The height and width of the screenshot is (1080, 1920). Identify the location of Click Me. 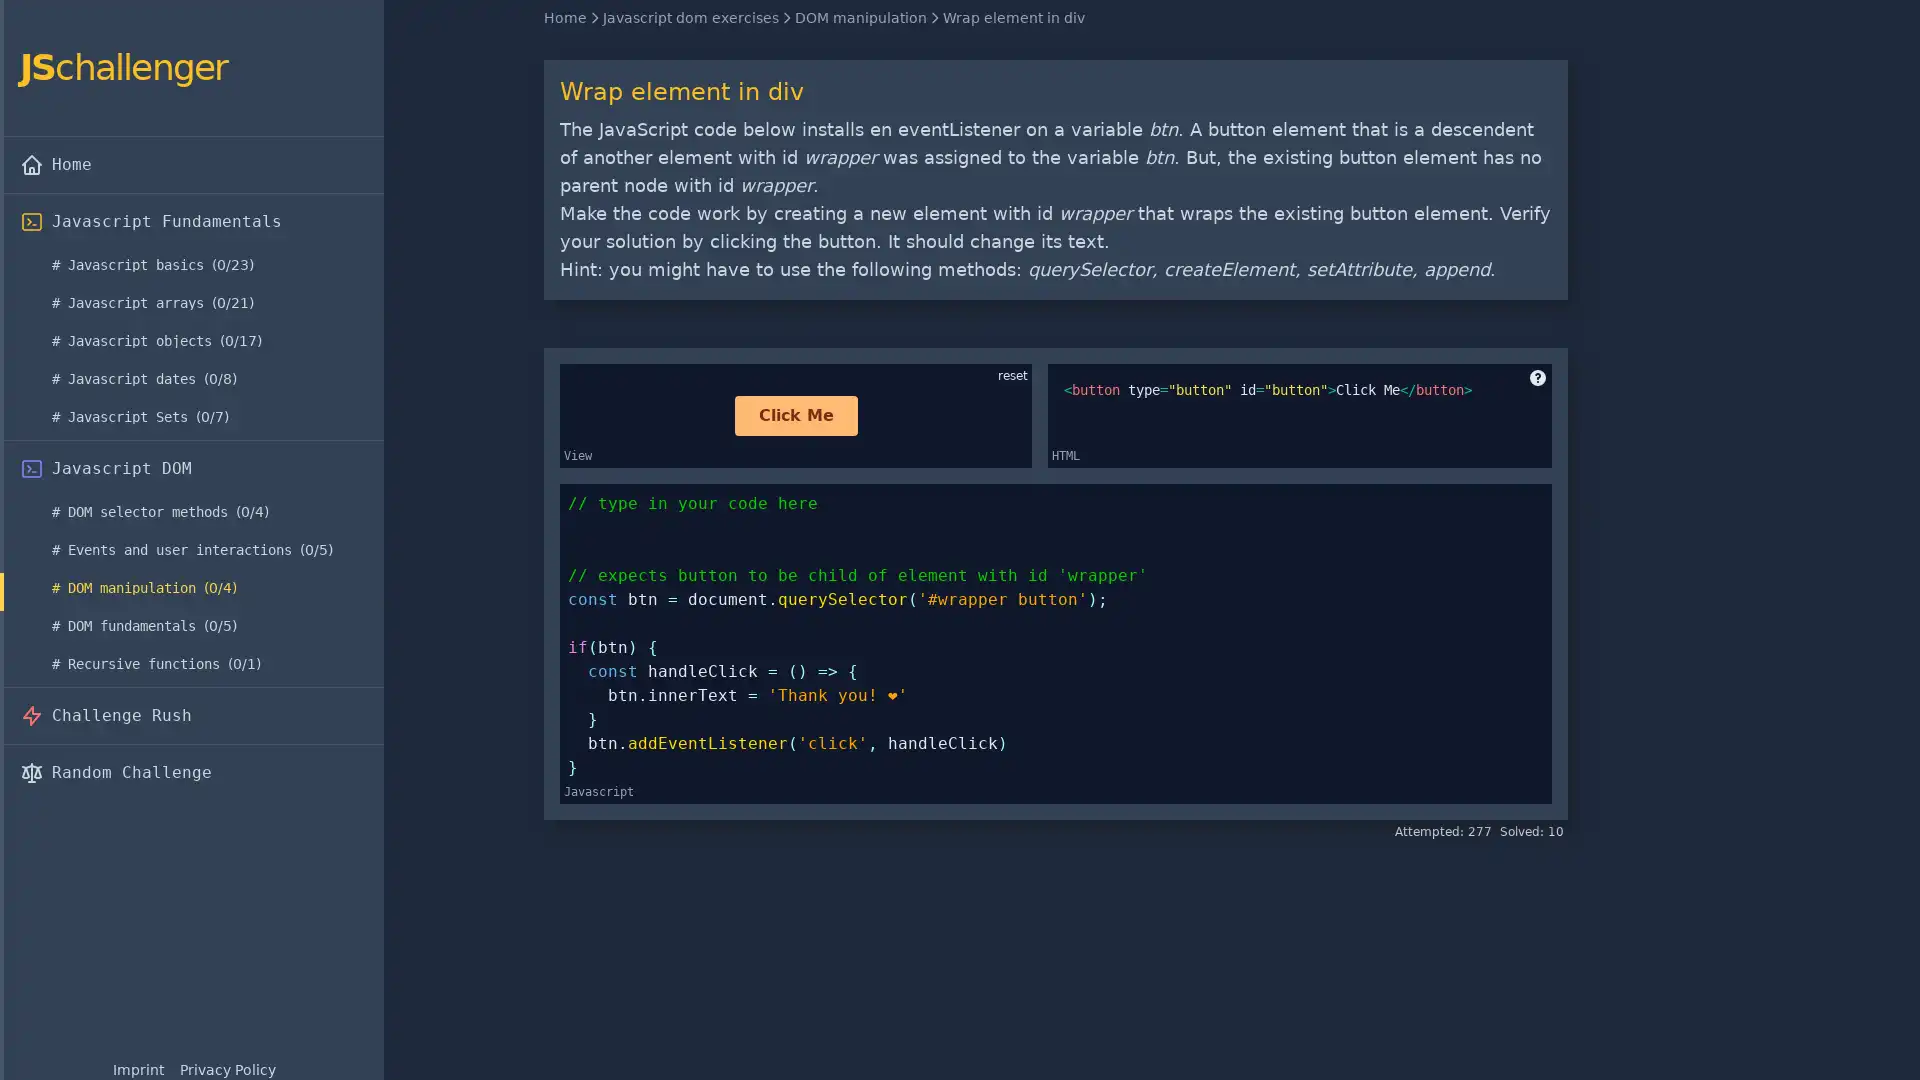
(794, 415).